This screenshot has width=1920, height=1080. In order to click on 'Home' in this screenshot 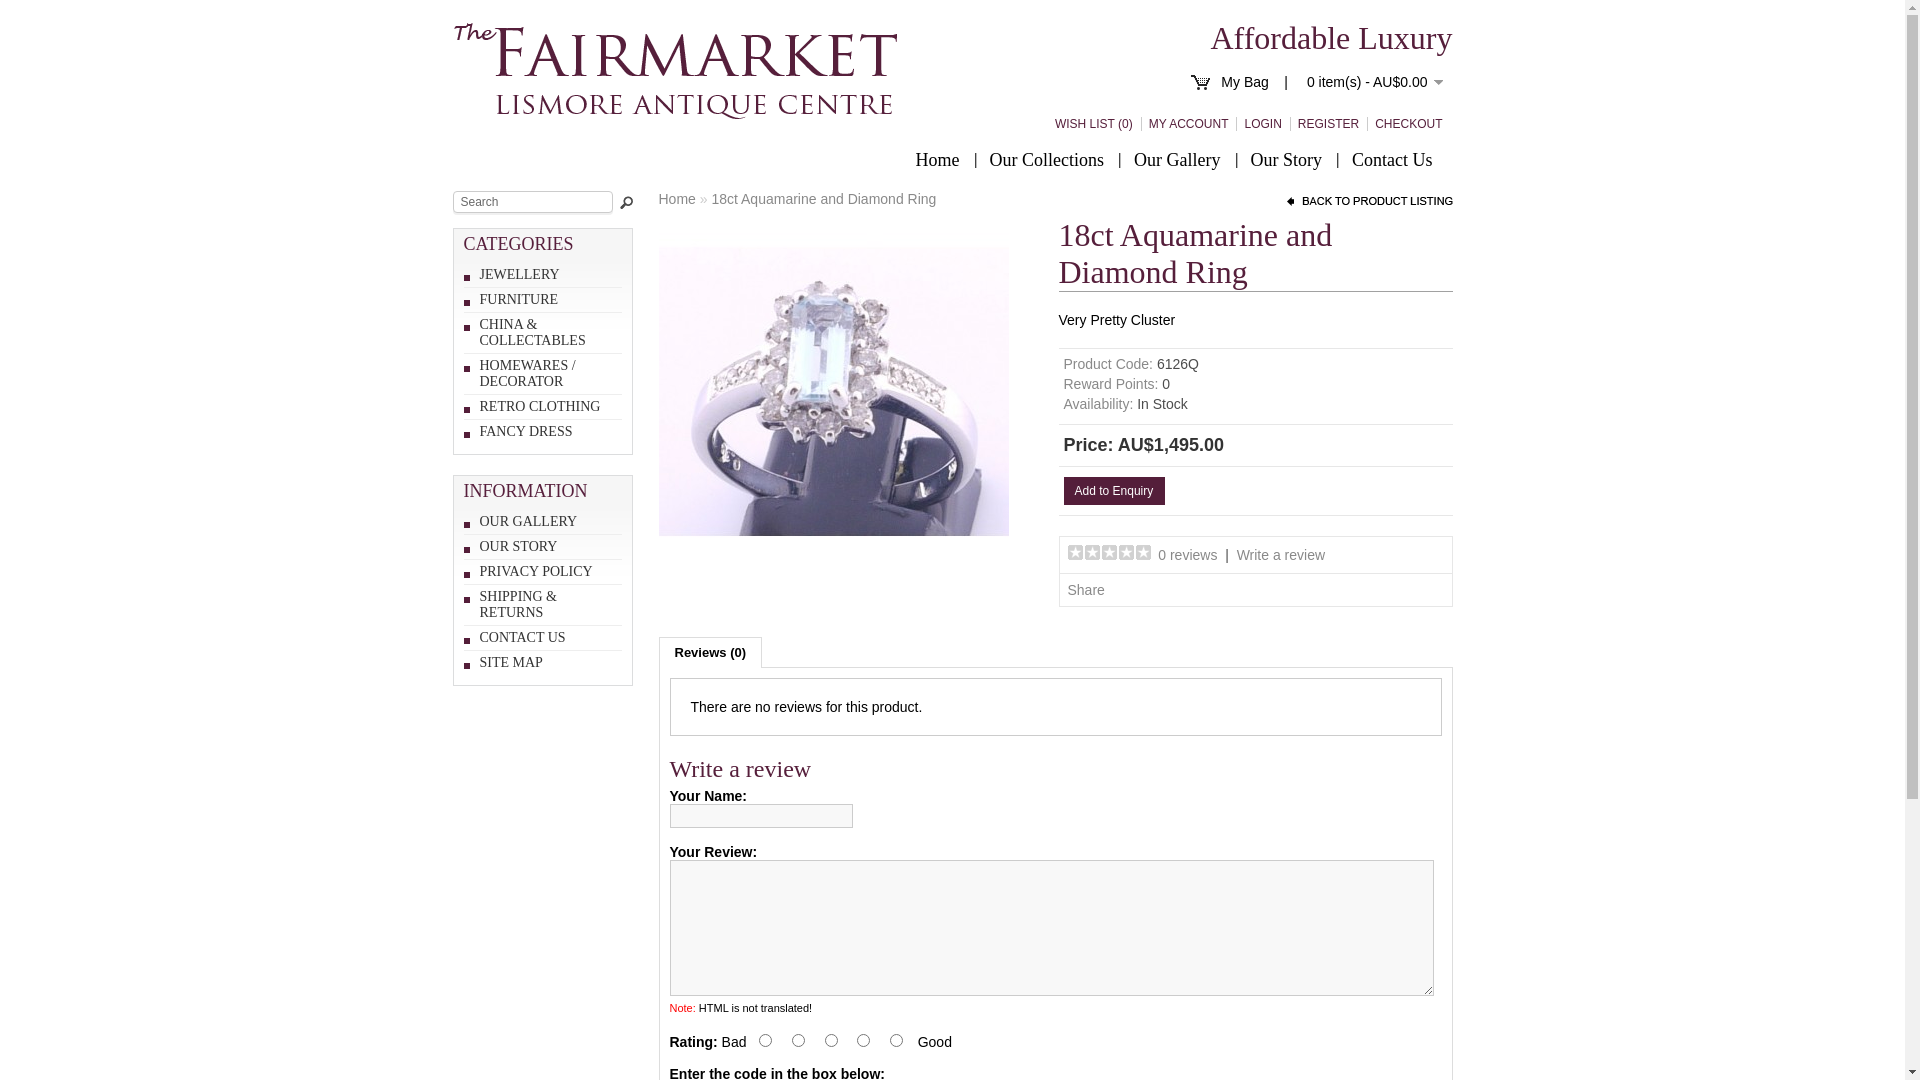, I will do `click(676, 199)`.